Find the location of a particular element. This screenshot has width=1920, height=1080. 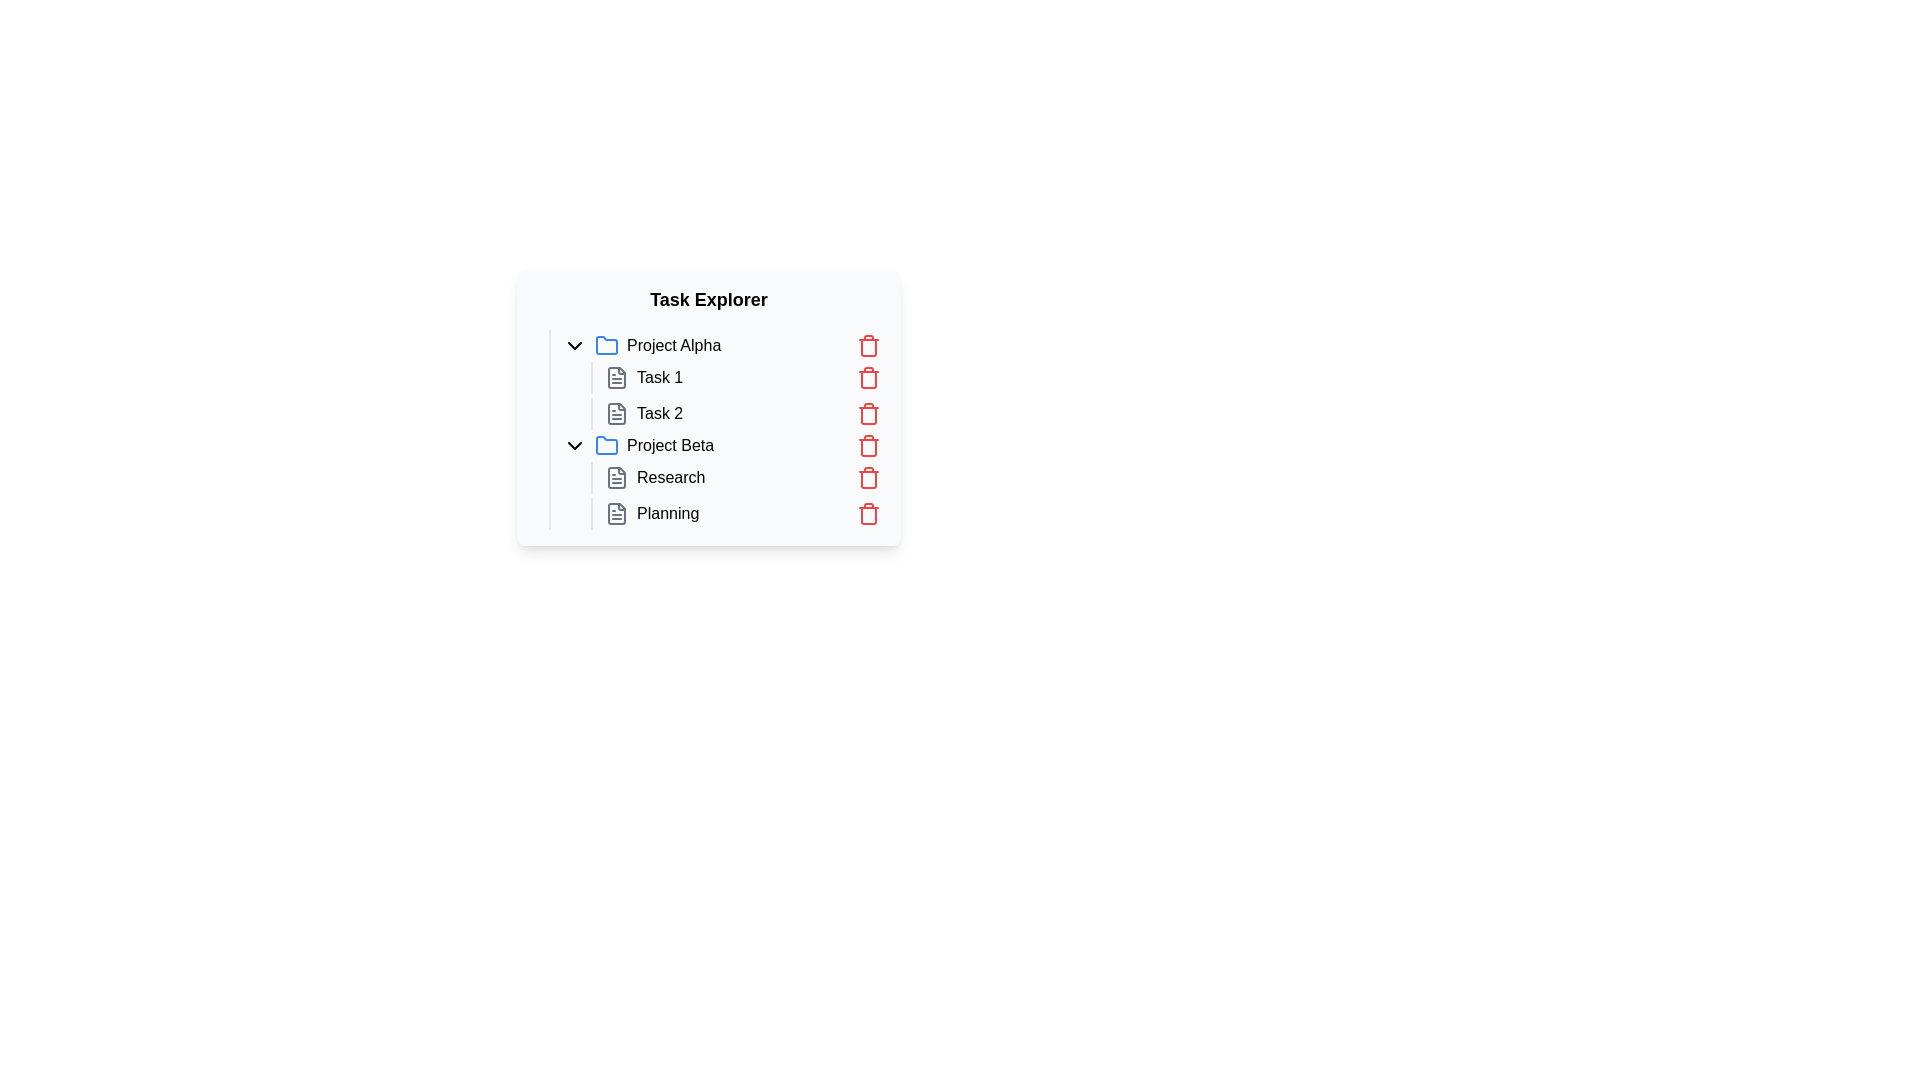

the folder icon with a blue outline located next to the label 'Project Alpha' is located at coordinates (605, 343).